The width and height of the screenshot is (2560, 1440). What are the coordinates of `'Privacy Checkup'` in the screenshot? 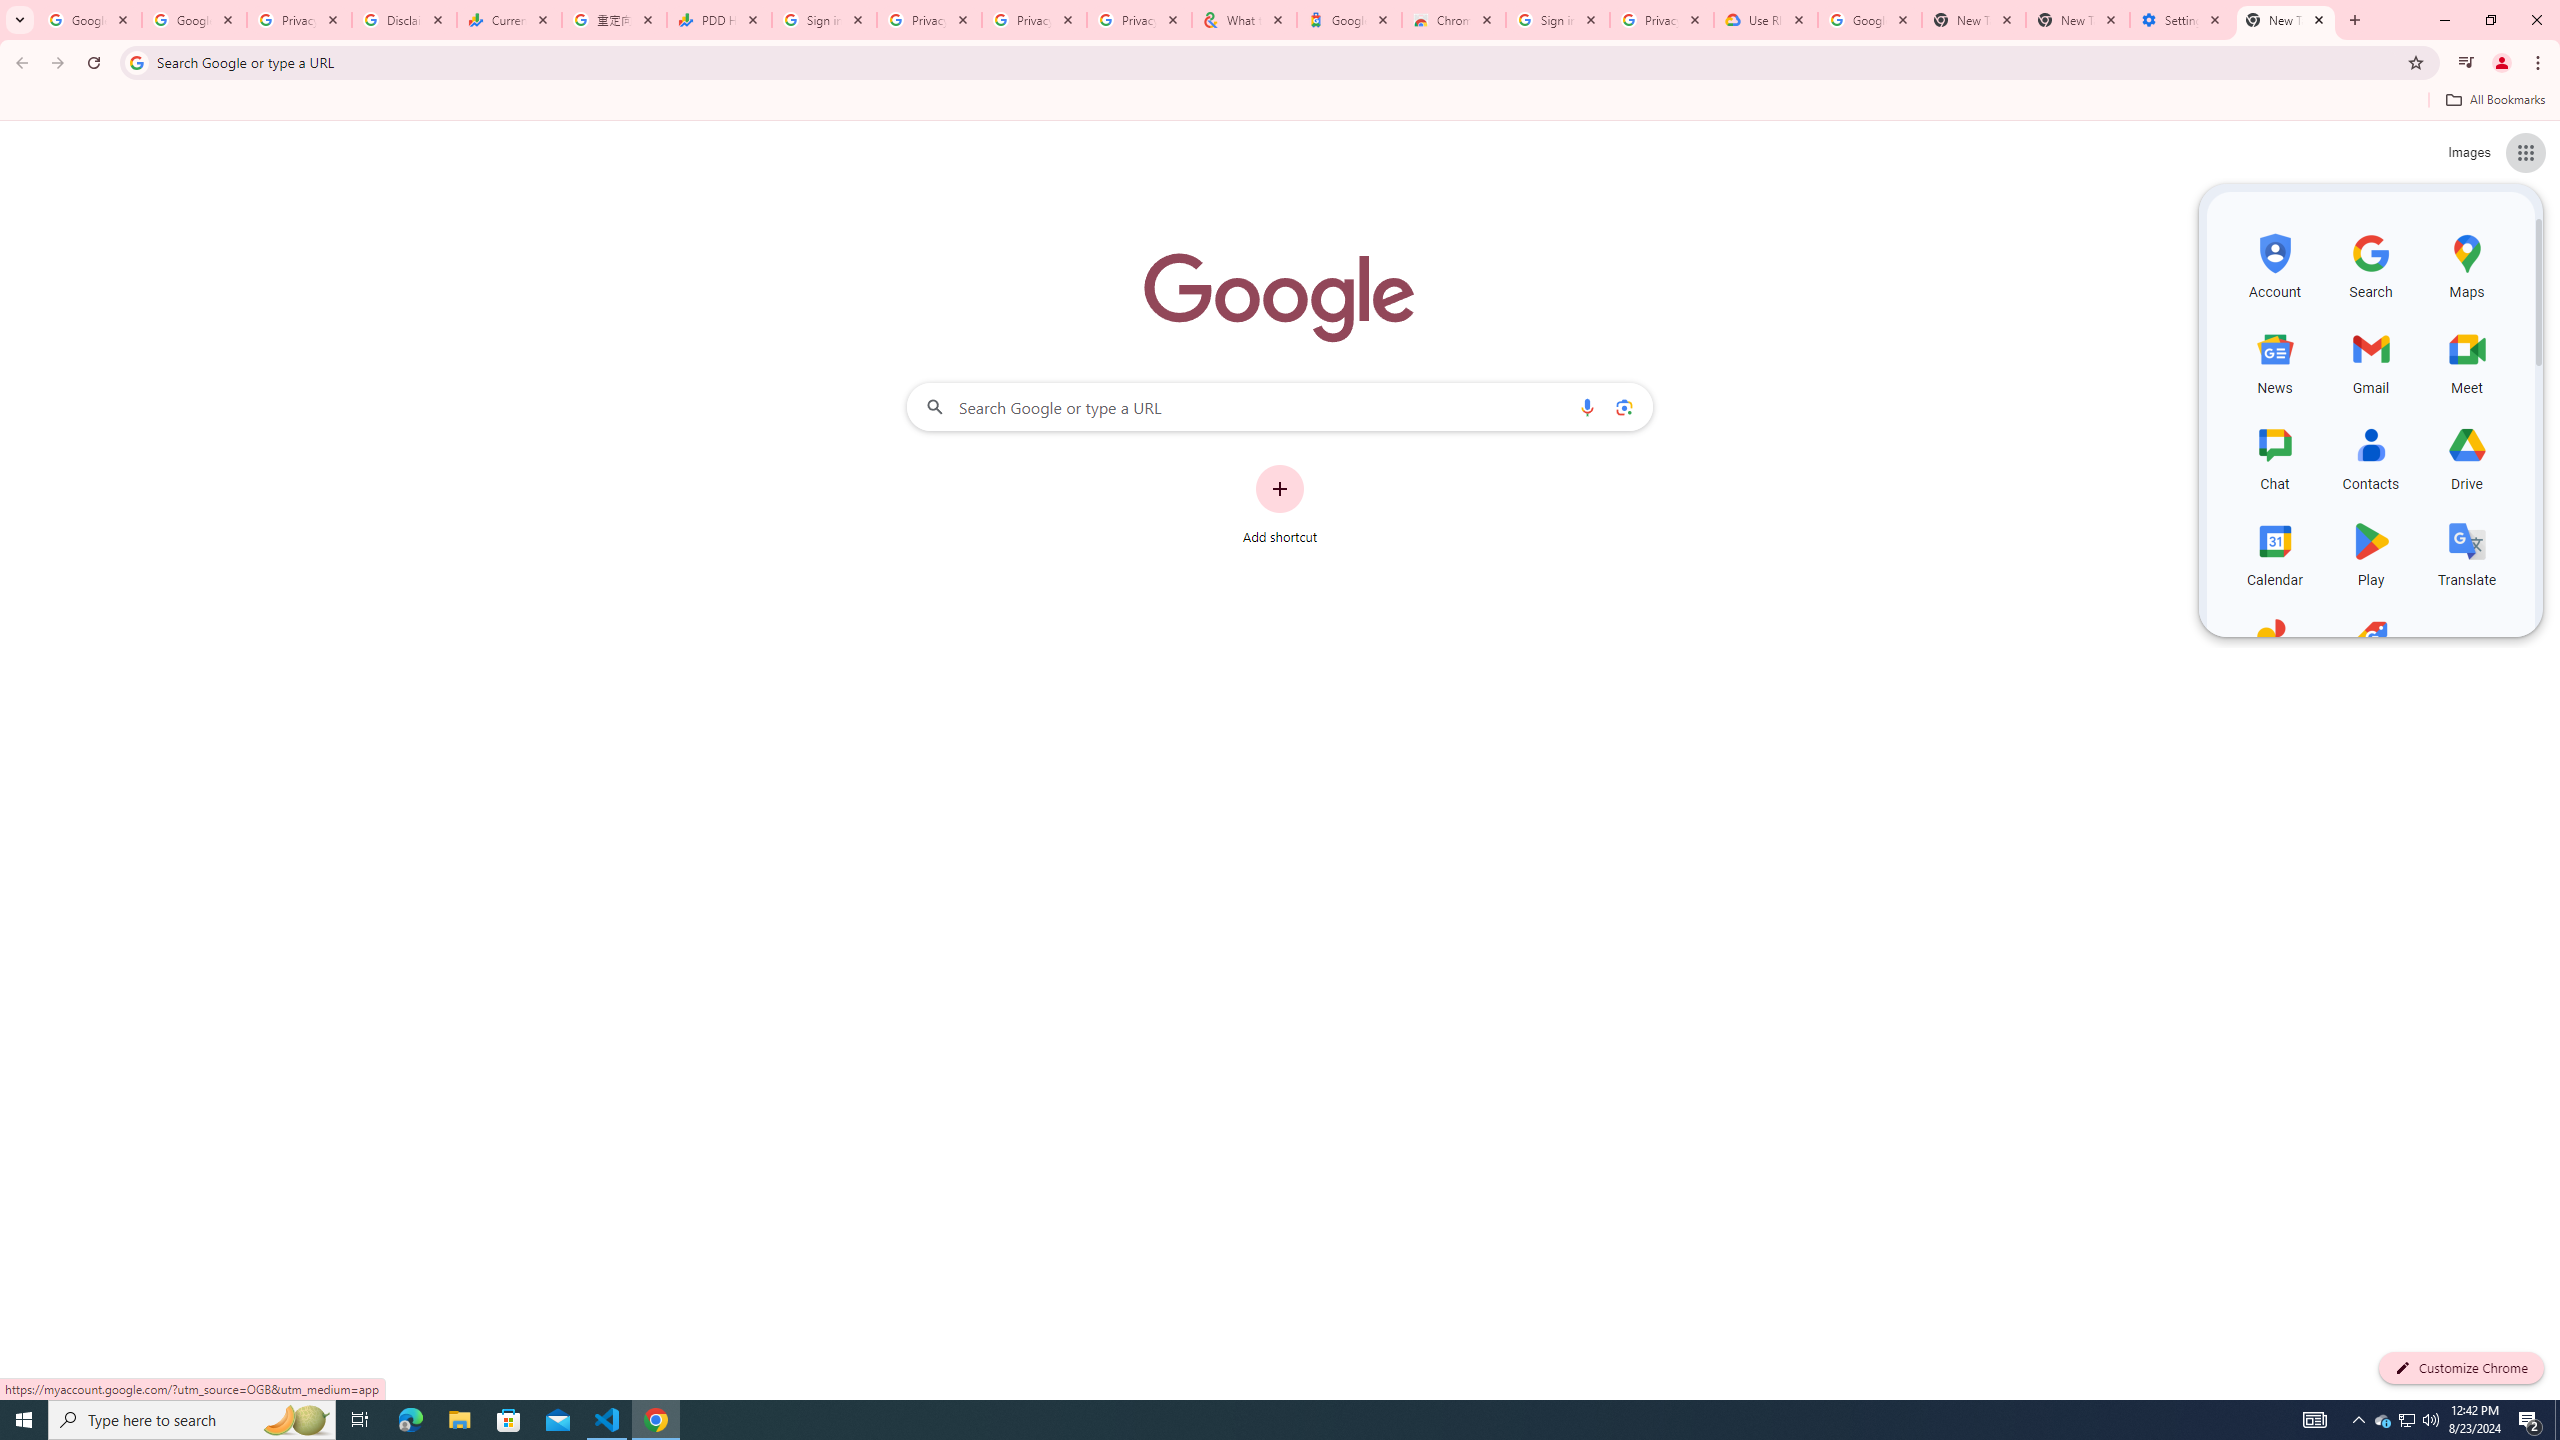 It's located at (1138, 19).